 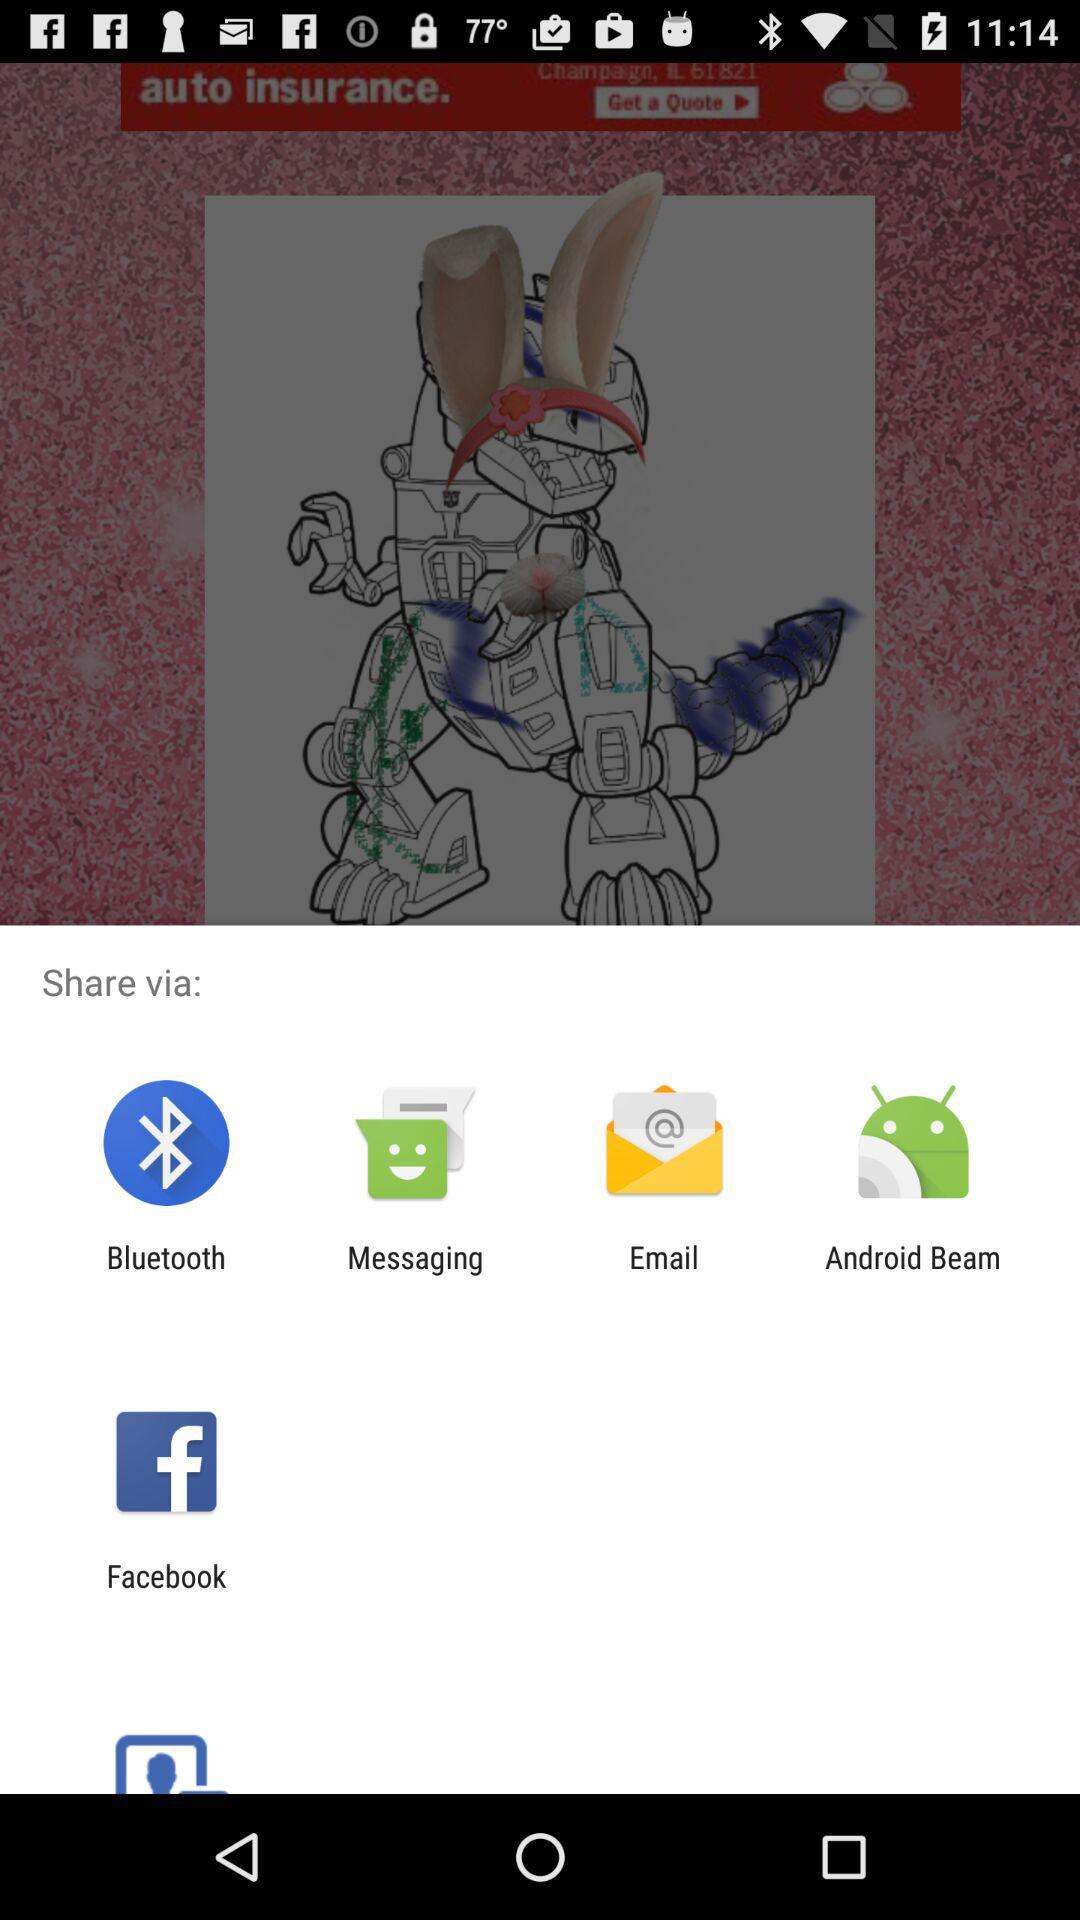 I want to click on app to the left of android beam, so click(x=664, y=1274).